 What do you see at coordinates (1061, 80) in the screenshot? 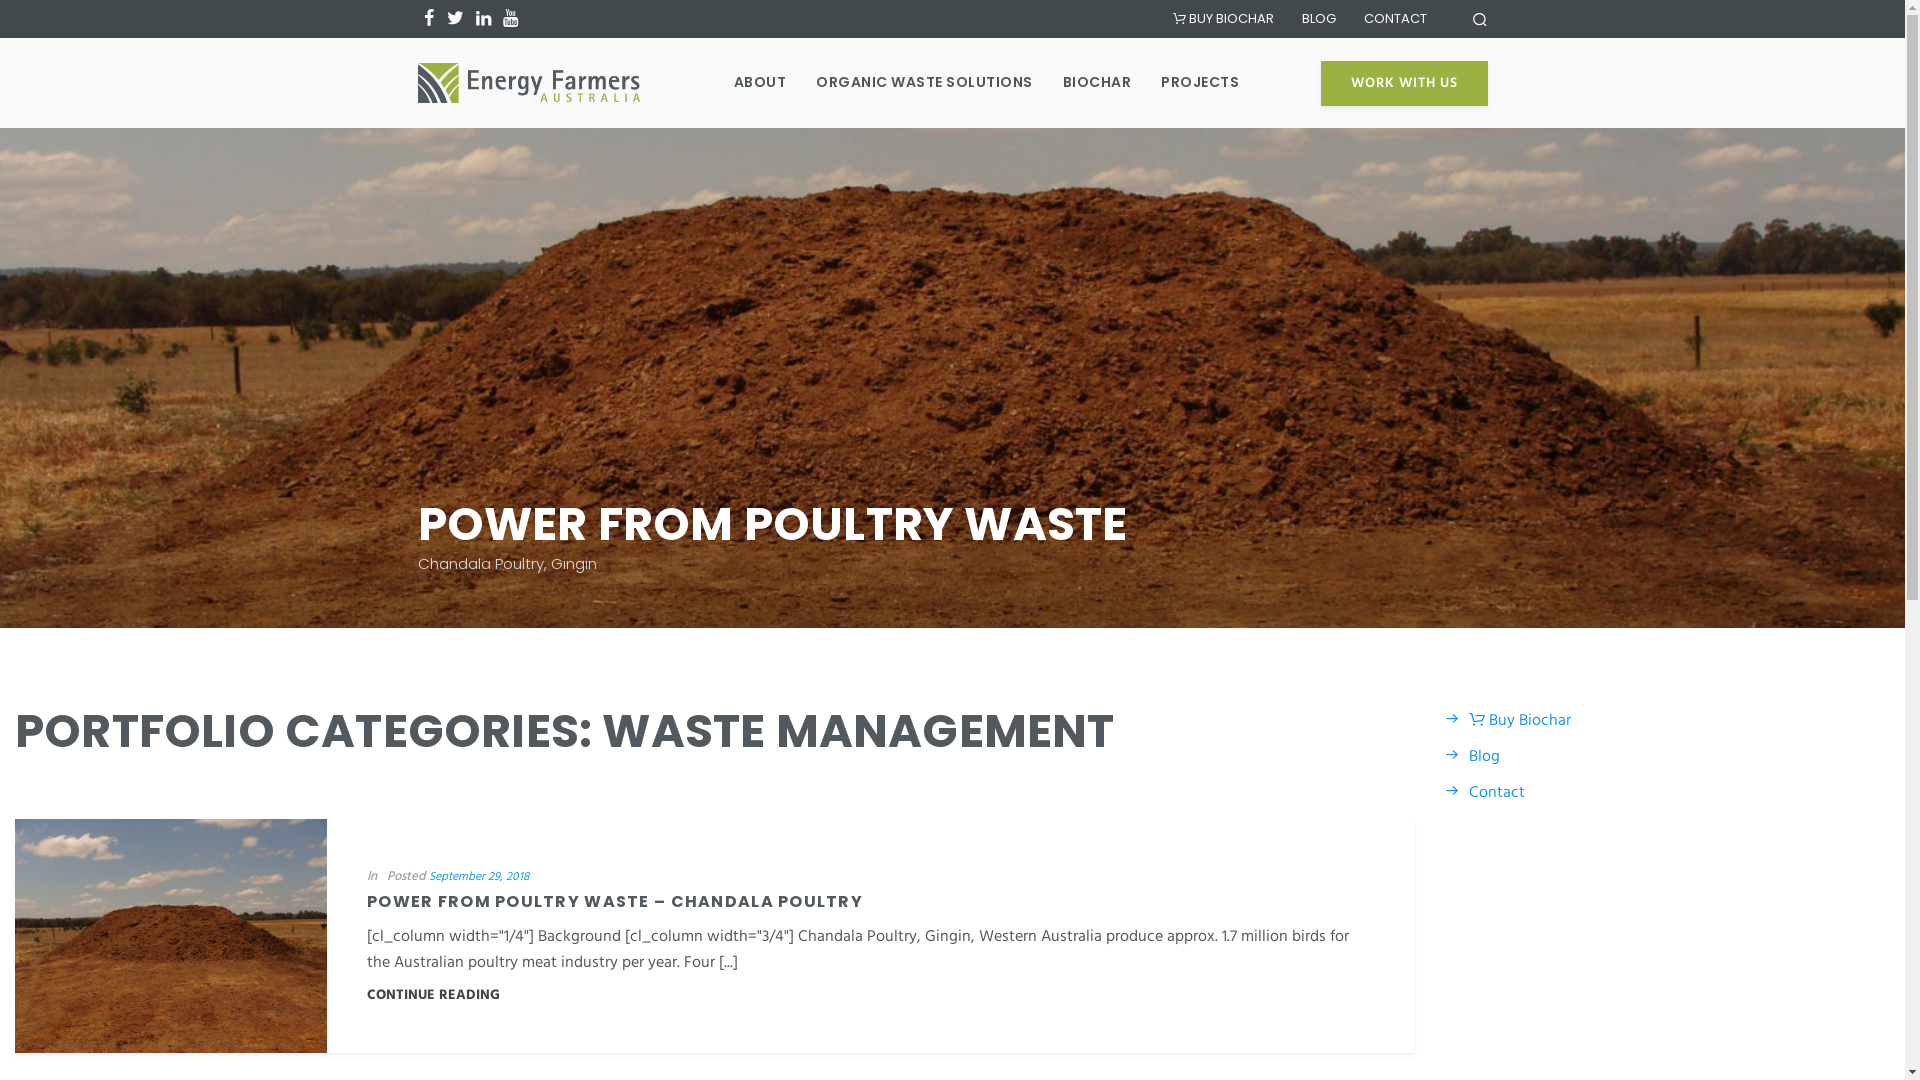
I see `'BIOCHAR'` at bounding box center [1061, 80].